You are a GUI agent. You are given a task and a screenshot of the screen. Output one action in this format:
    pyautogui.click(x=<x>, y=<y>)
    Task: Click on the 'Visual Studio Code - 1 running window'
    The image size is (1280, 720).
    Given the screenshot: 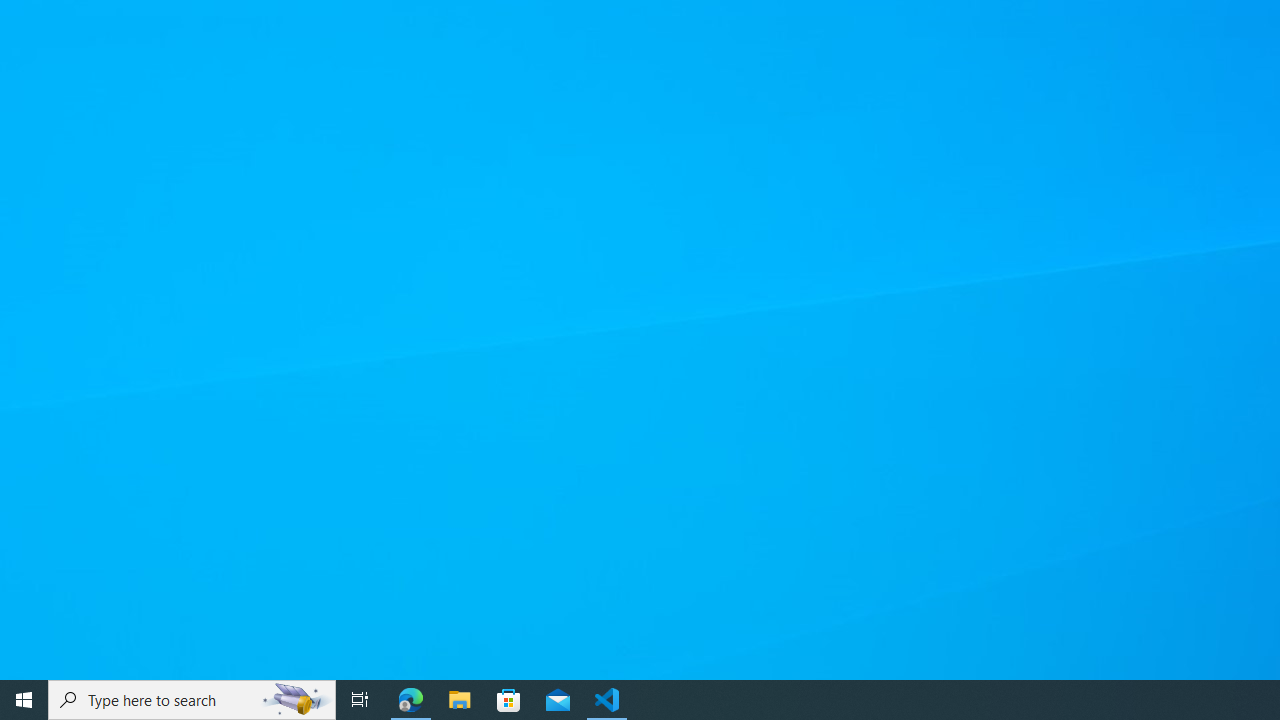 What is the action you would take?
    pyautogui.click(x=606, y=698)
    